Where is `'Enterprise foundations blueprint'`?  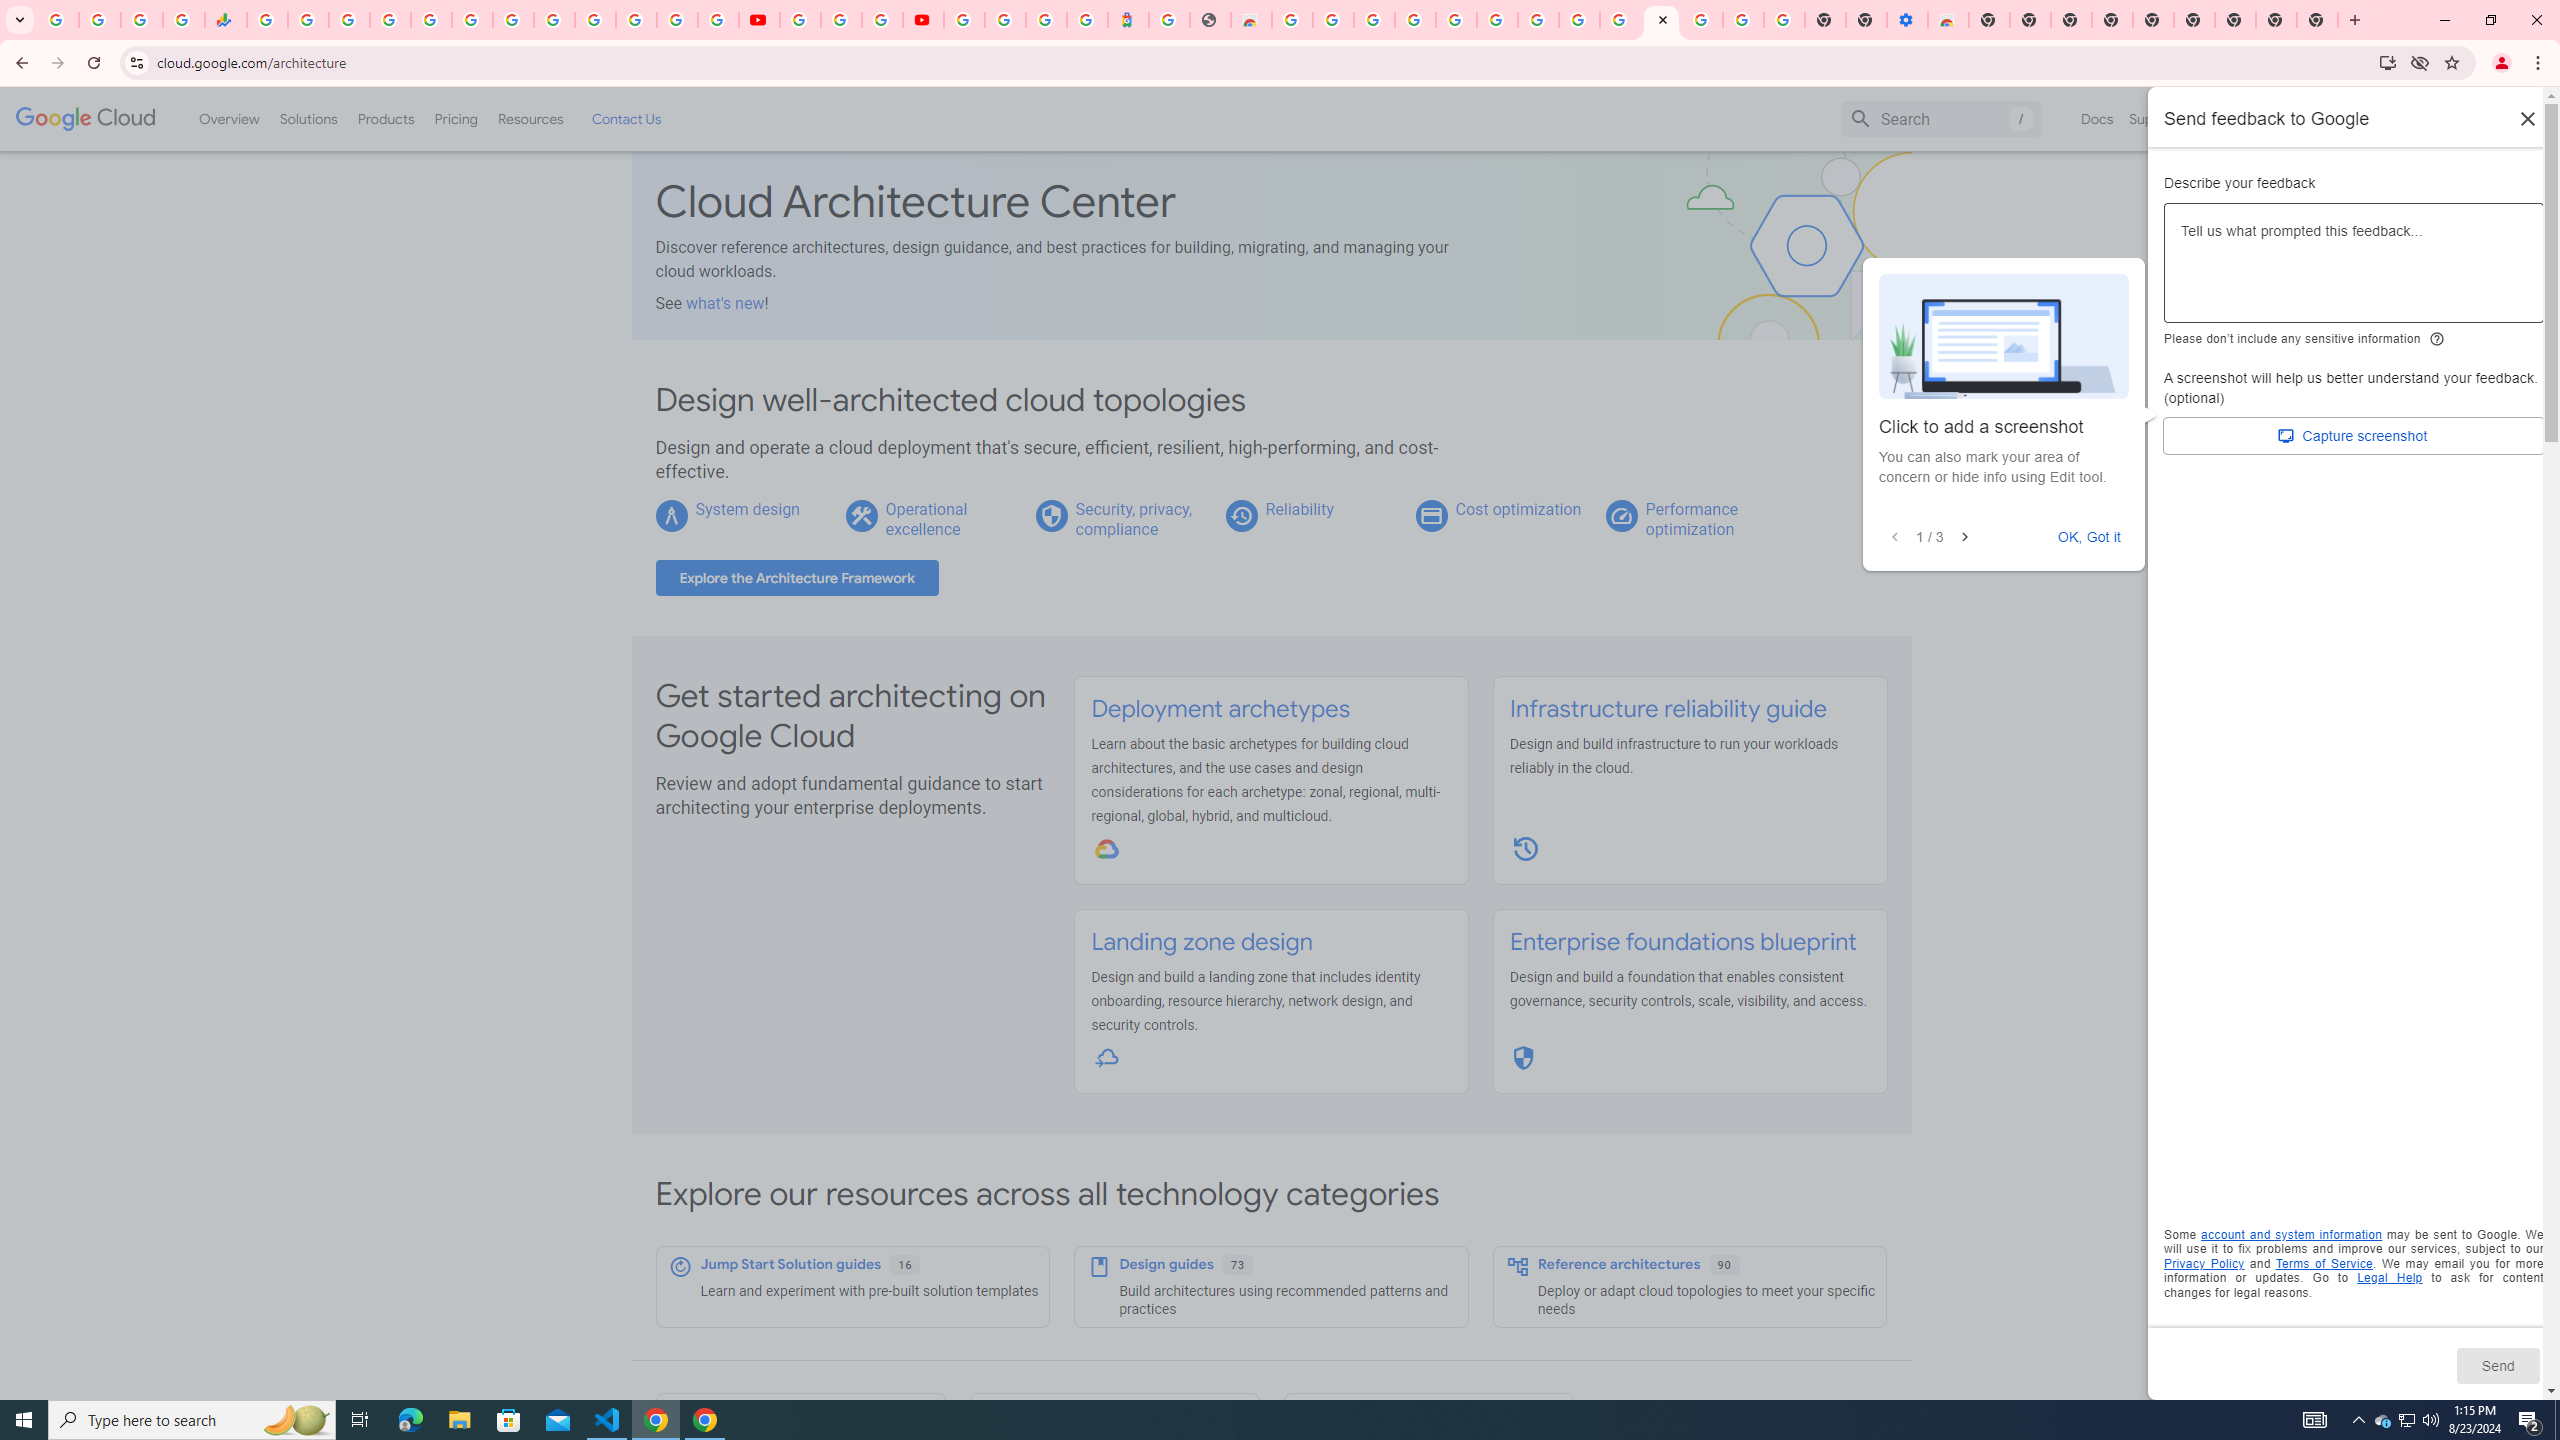 'Enterprise foundations blueprint' is located at coordinates (1680, 942).